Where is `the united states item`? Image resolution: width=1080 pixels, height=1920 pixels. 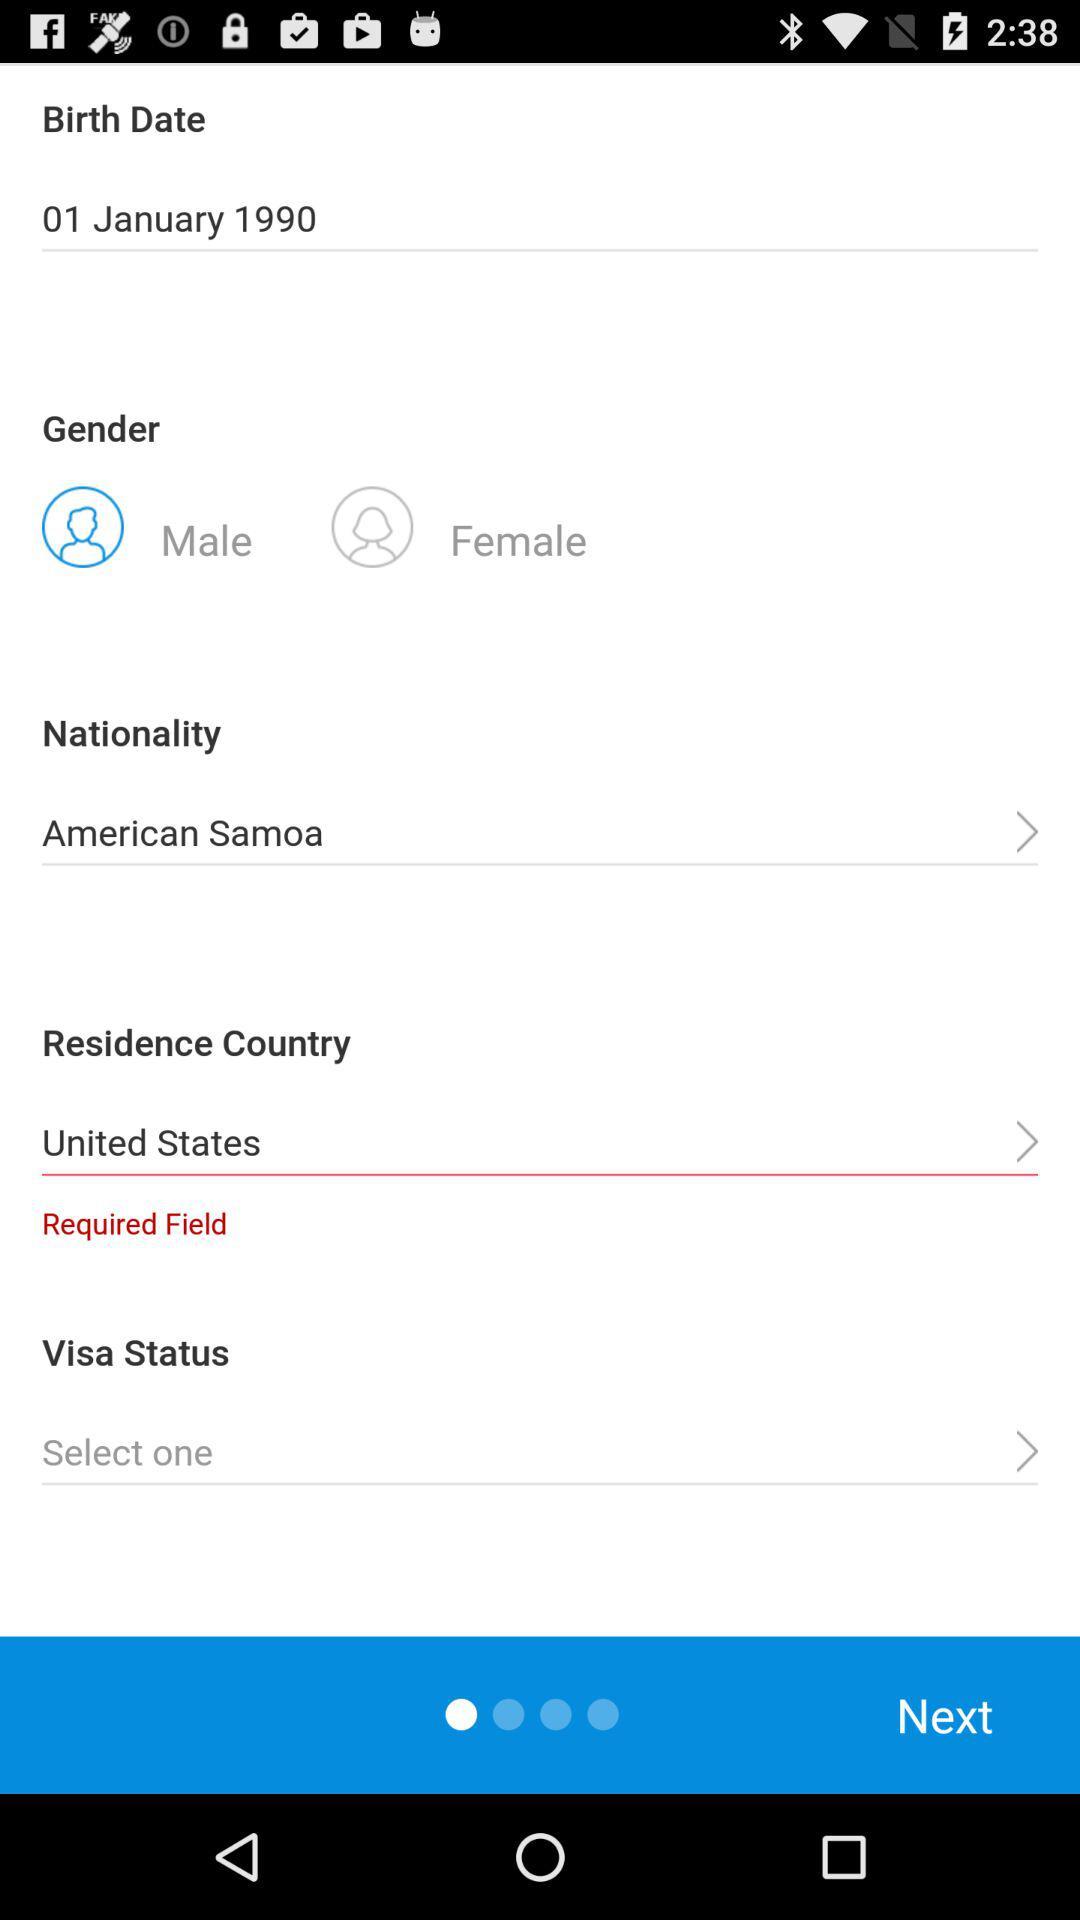
the united states item is located at coordinates (540, 1142).